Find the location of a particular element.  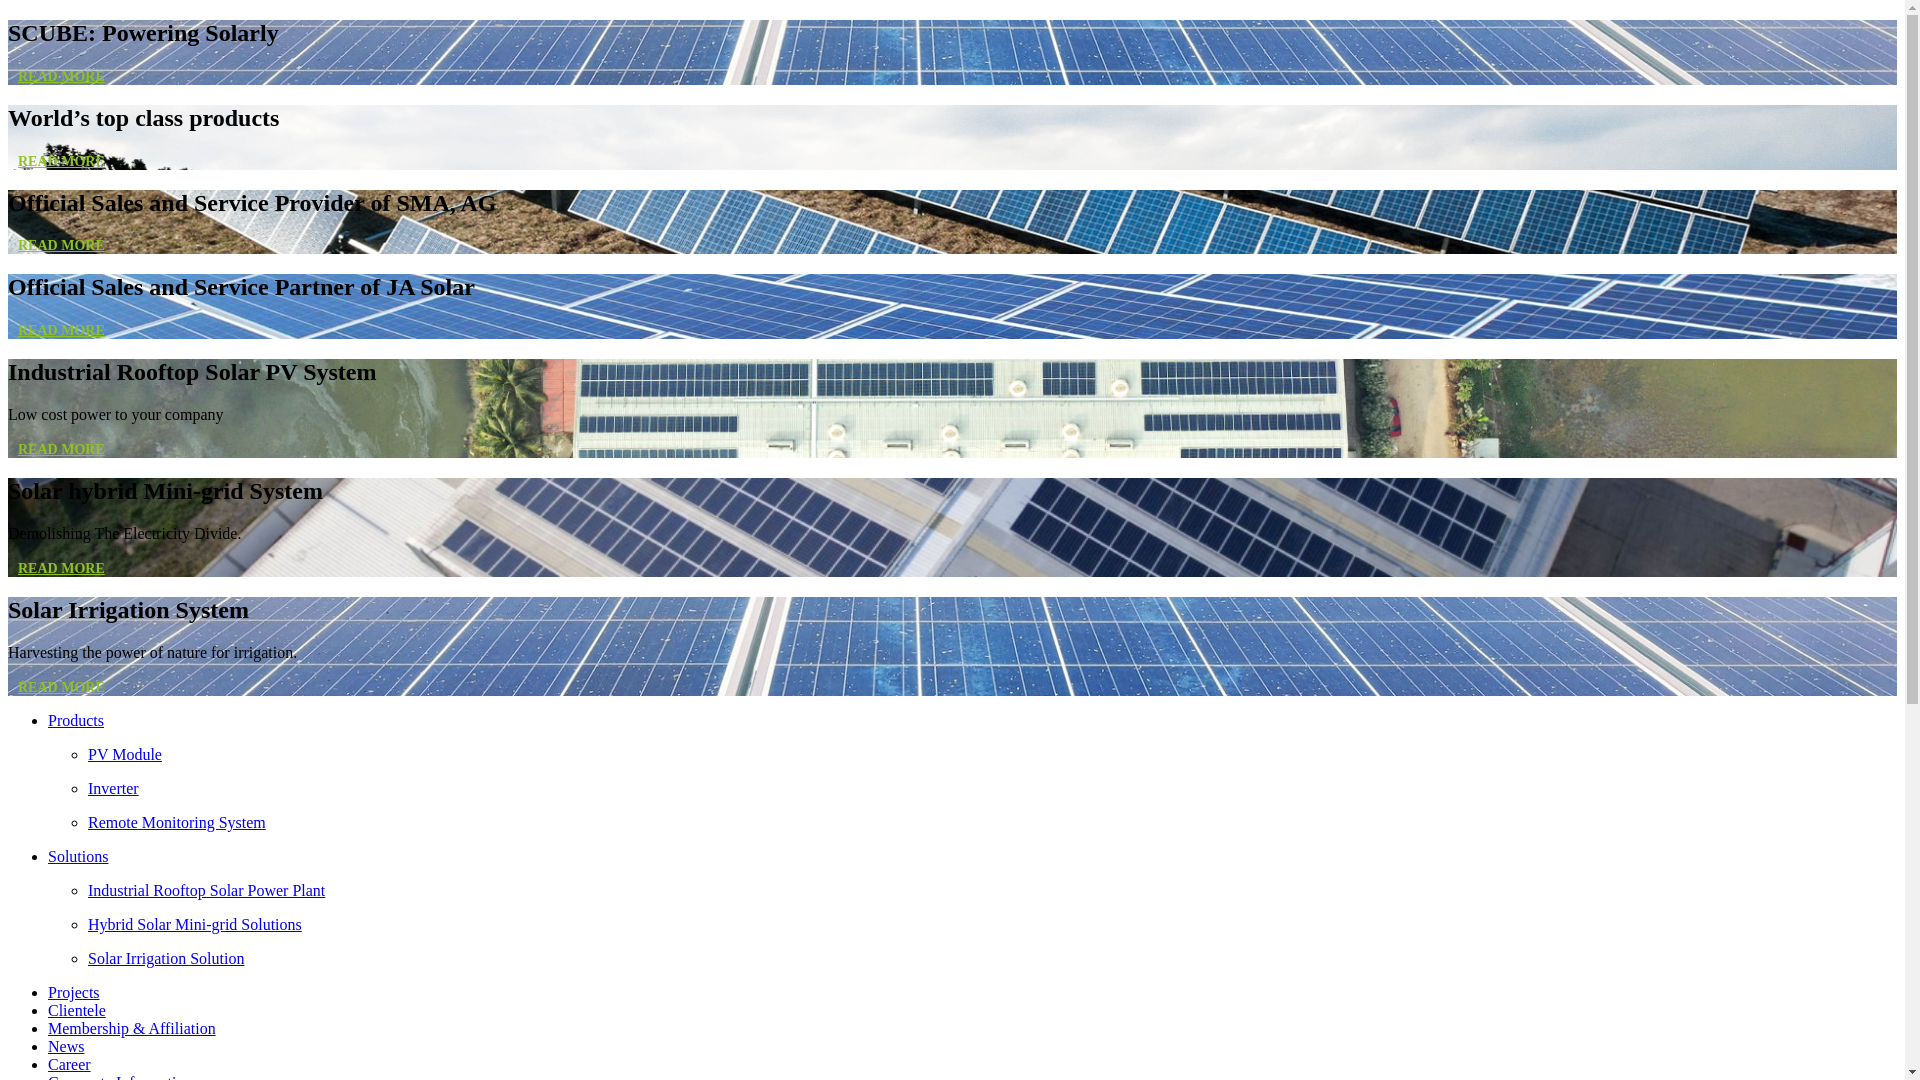

'Solutions' is located at coordinates (77, 855).